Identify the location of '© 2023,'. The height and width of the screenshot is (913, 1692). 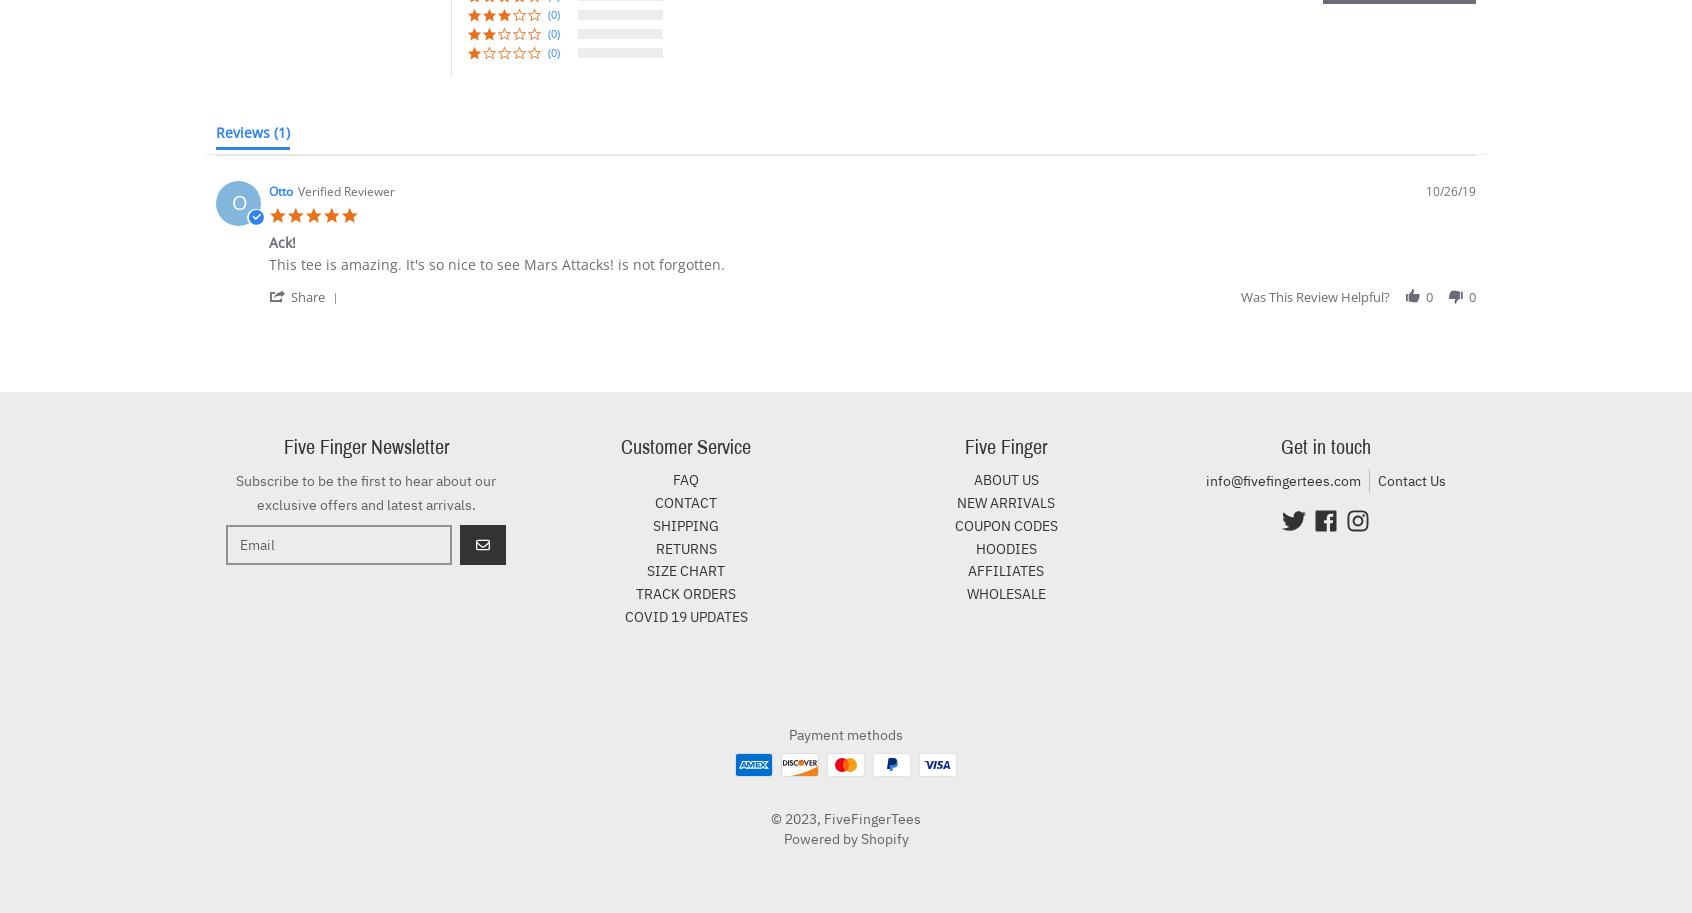
(797, 816).